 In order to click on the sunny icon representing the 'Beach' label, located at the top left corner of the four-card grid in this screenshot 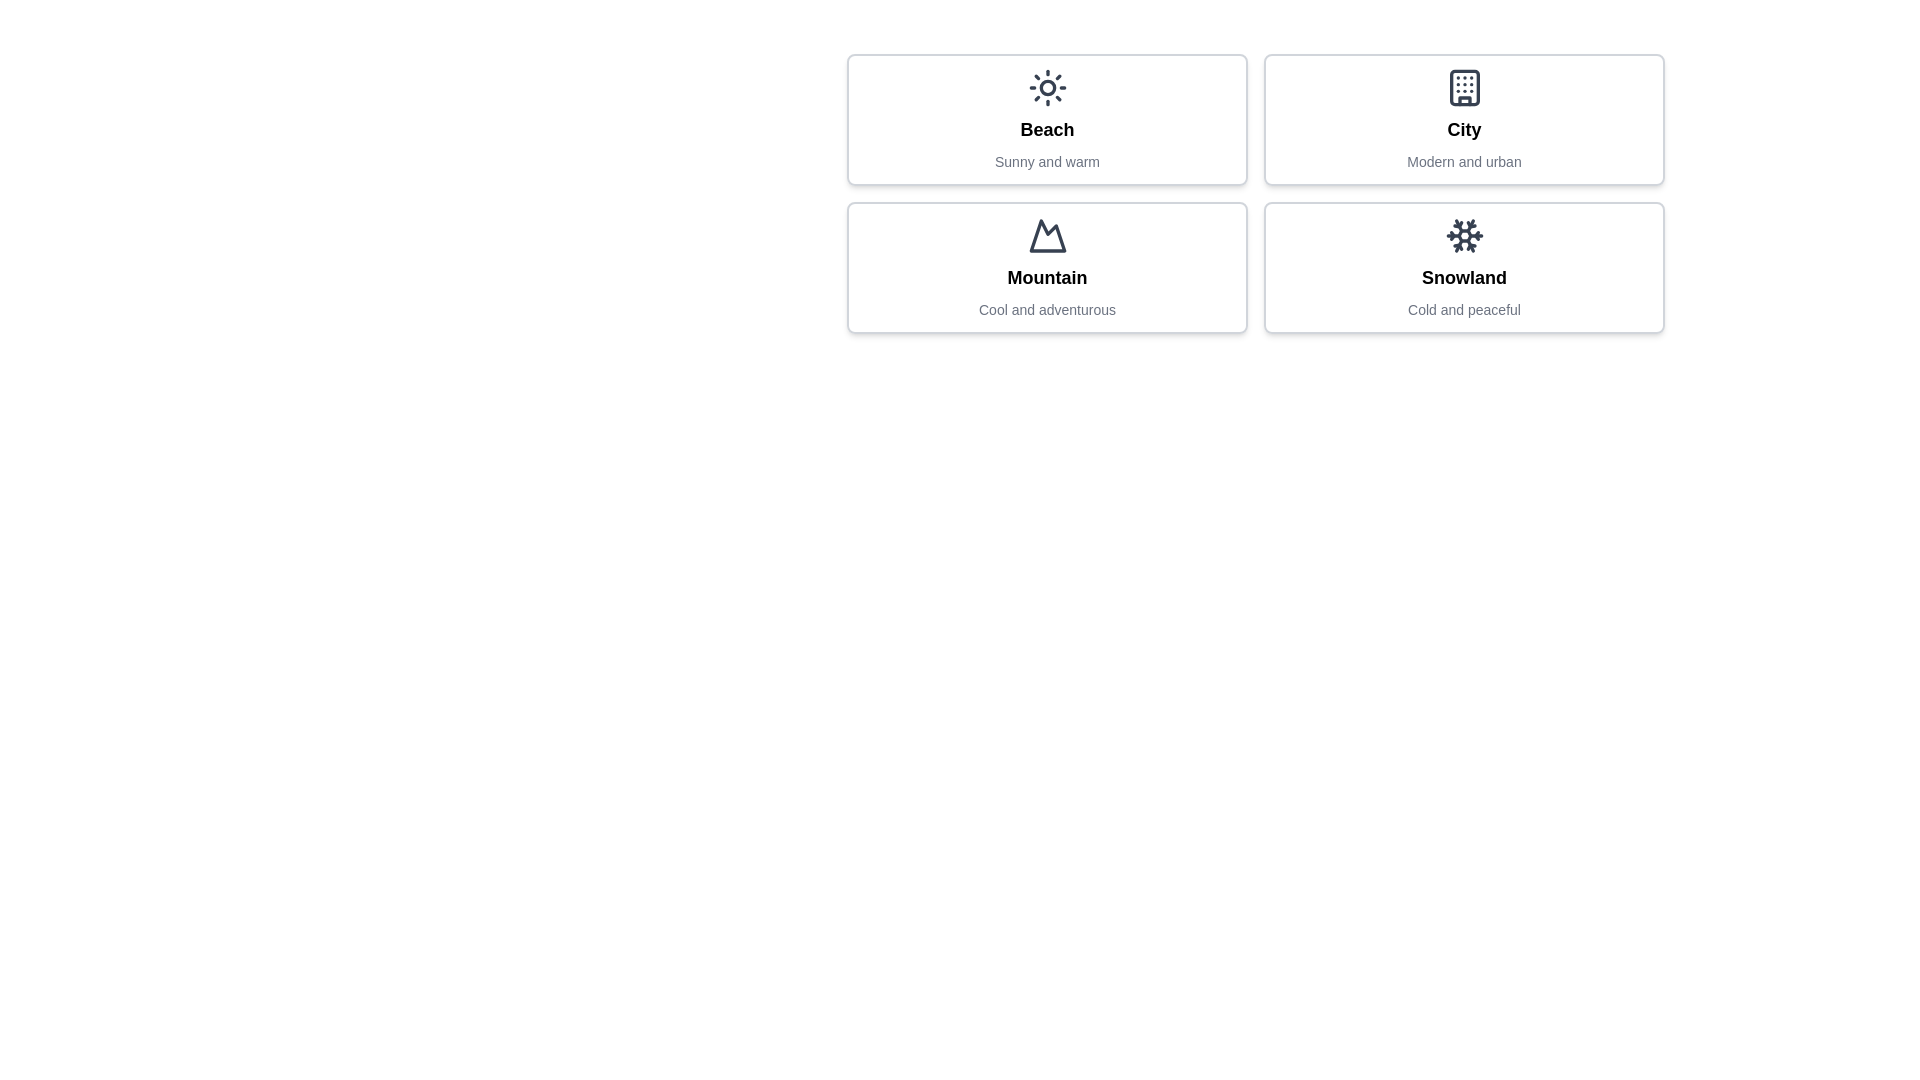, I will do `click(1046, 87)`.